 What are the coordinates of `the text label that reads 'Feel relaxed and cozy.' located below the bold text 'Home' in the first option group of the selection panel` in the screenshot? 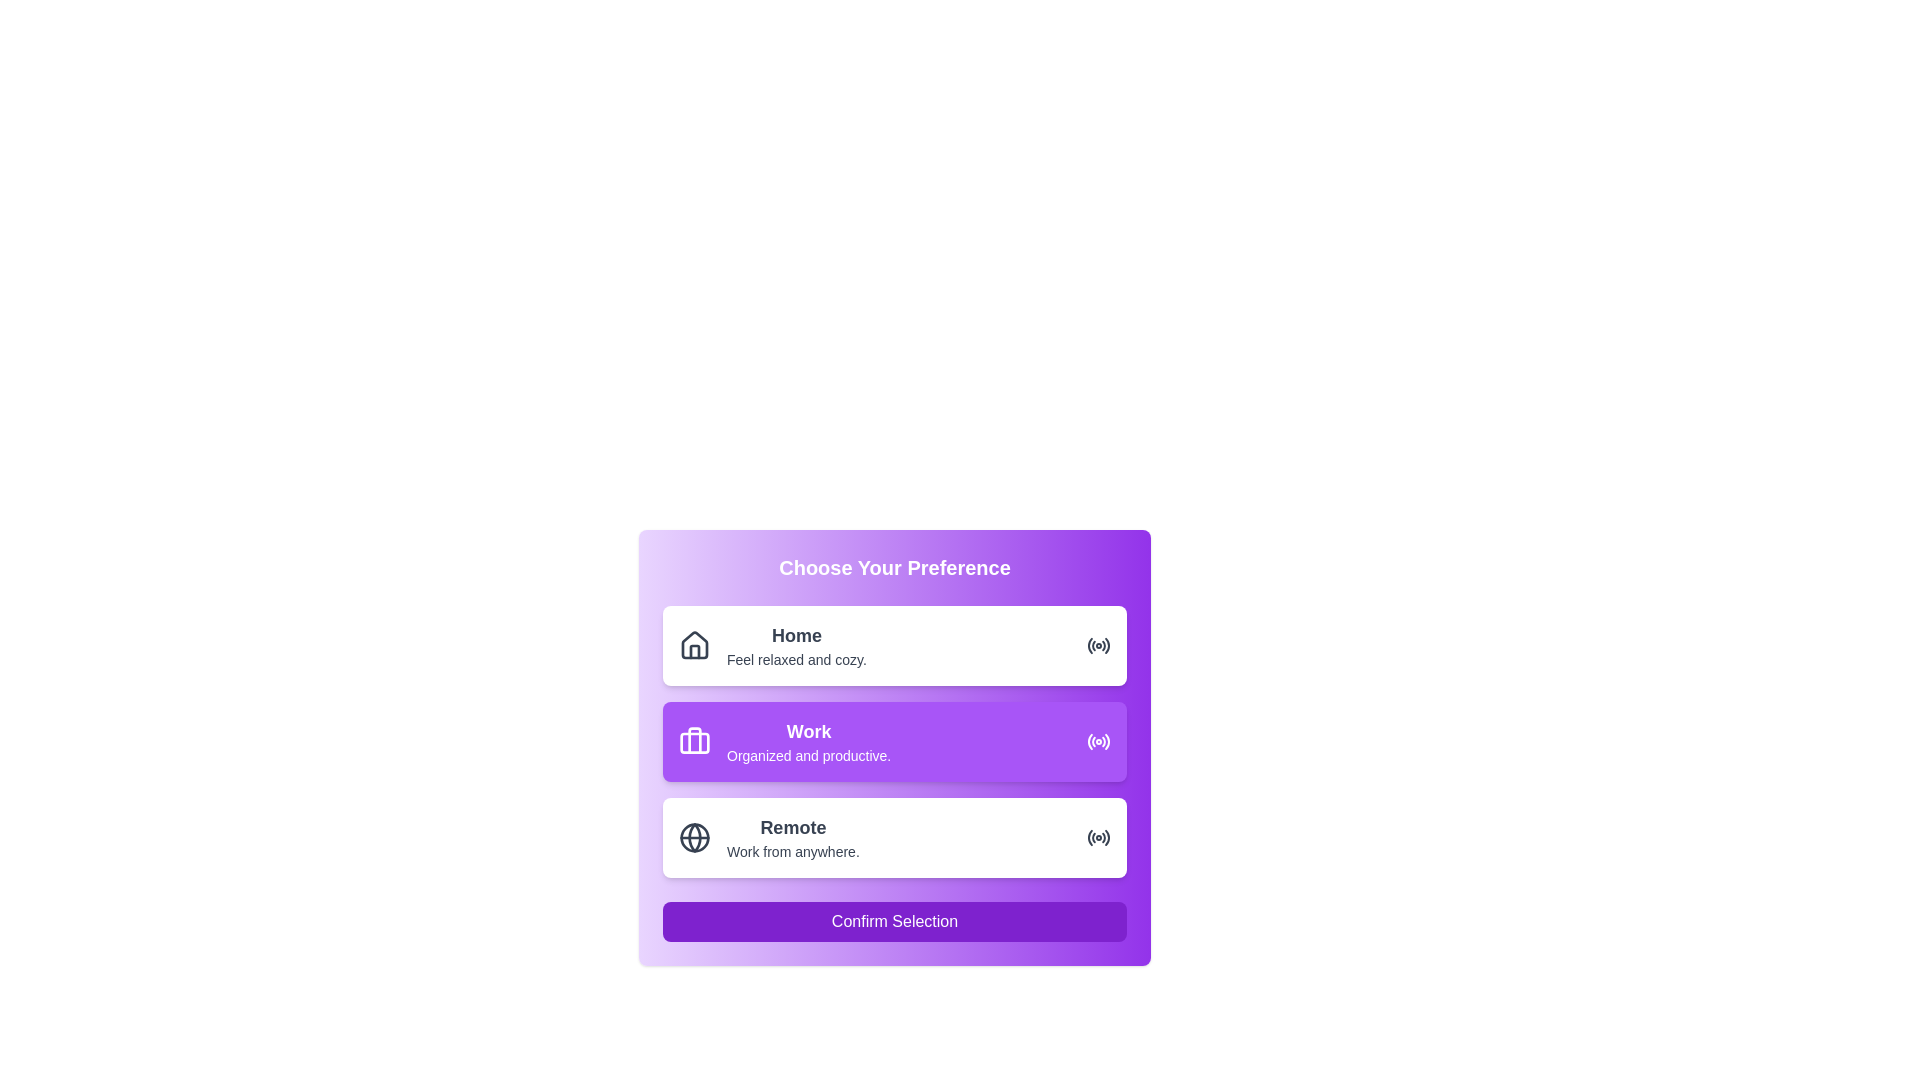 It's located at (795, 659).